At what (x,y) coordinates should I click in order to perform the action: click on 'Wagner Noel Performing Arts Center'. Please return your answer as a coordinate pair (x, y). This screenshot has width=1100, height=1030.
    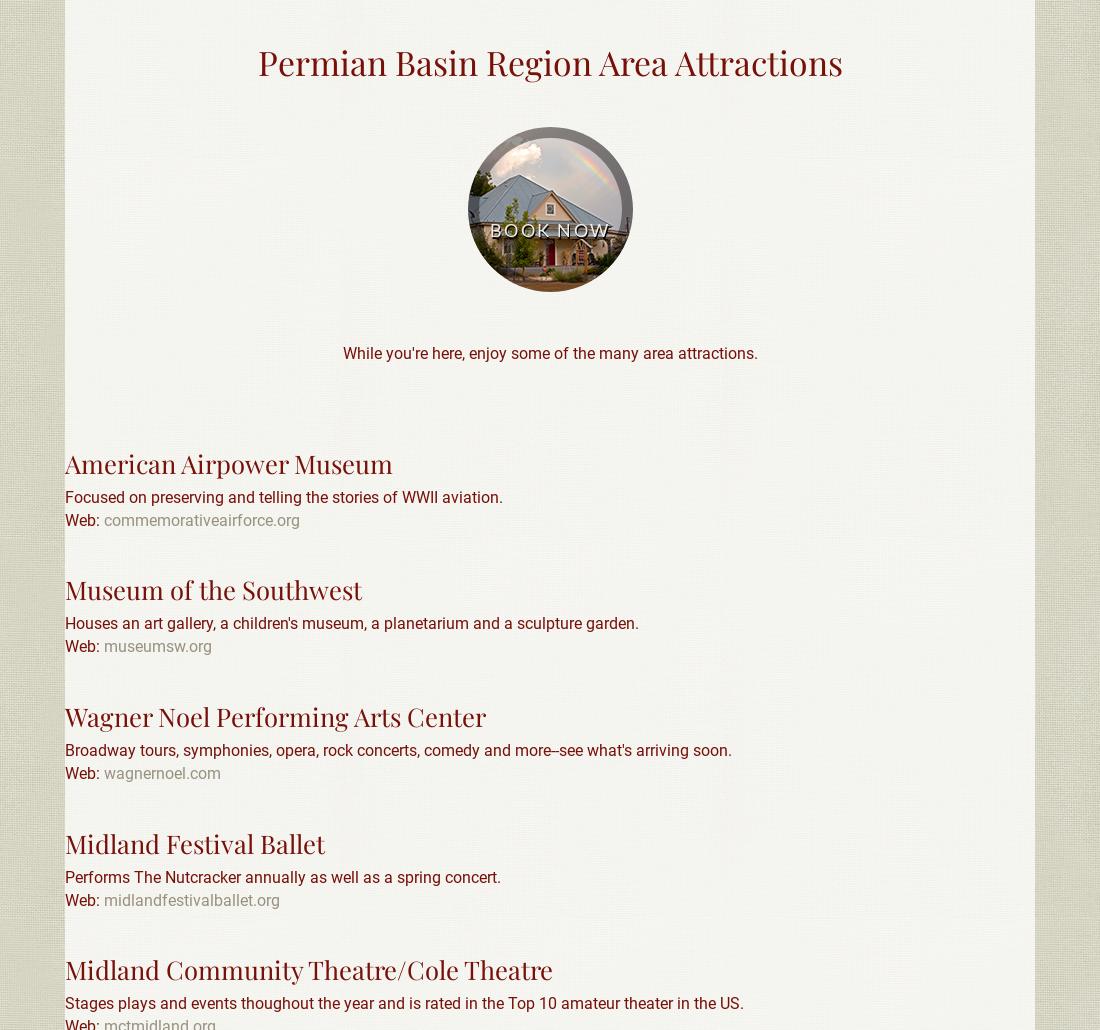
    Looking at the image, I should click on (275, 715).